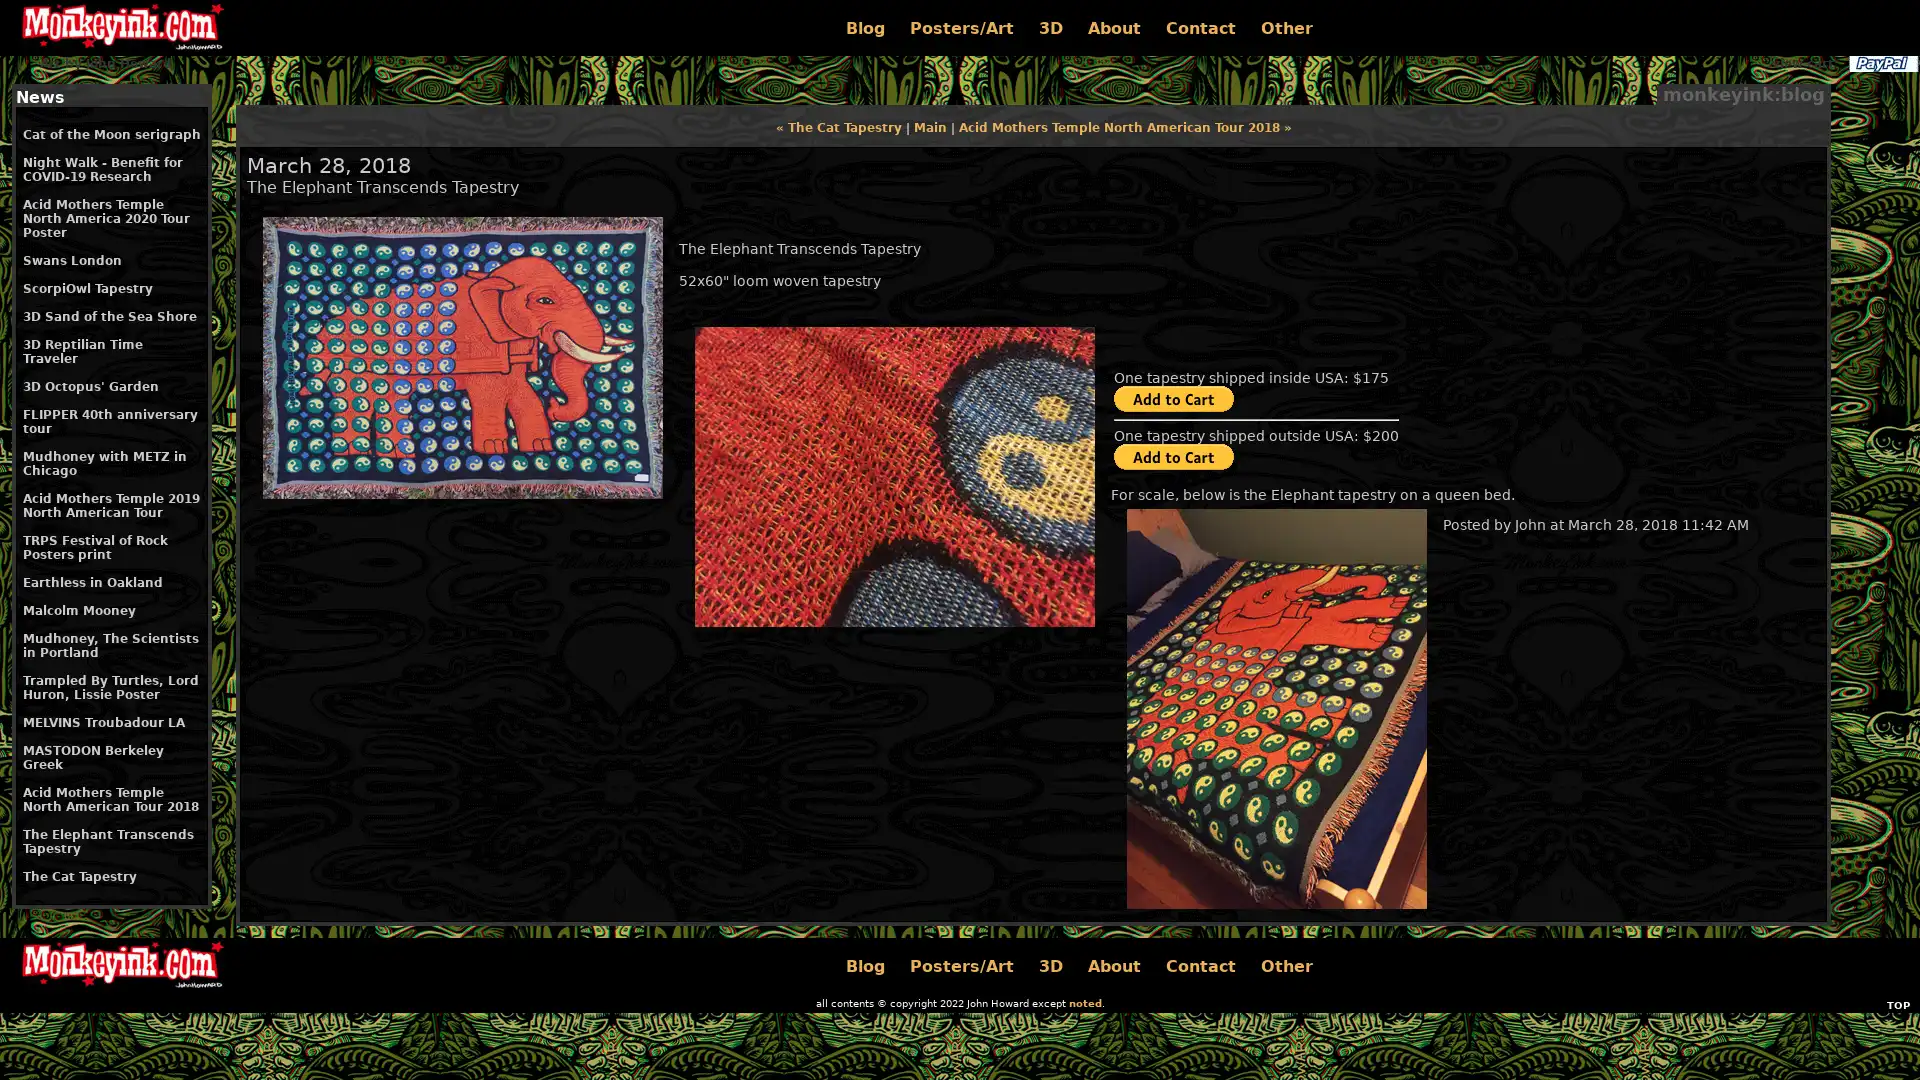 The width and height of the screenshot is (1920, 1080). What do you see at coordinates (1881, 63) in the screenshot?
I see `PayPal` at bounding box center [1881, 63].